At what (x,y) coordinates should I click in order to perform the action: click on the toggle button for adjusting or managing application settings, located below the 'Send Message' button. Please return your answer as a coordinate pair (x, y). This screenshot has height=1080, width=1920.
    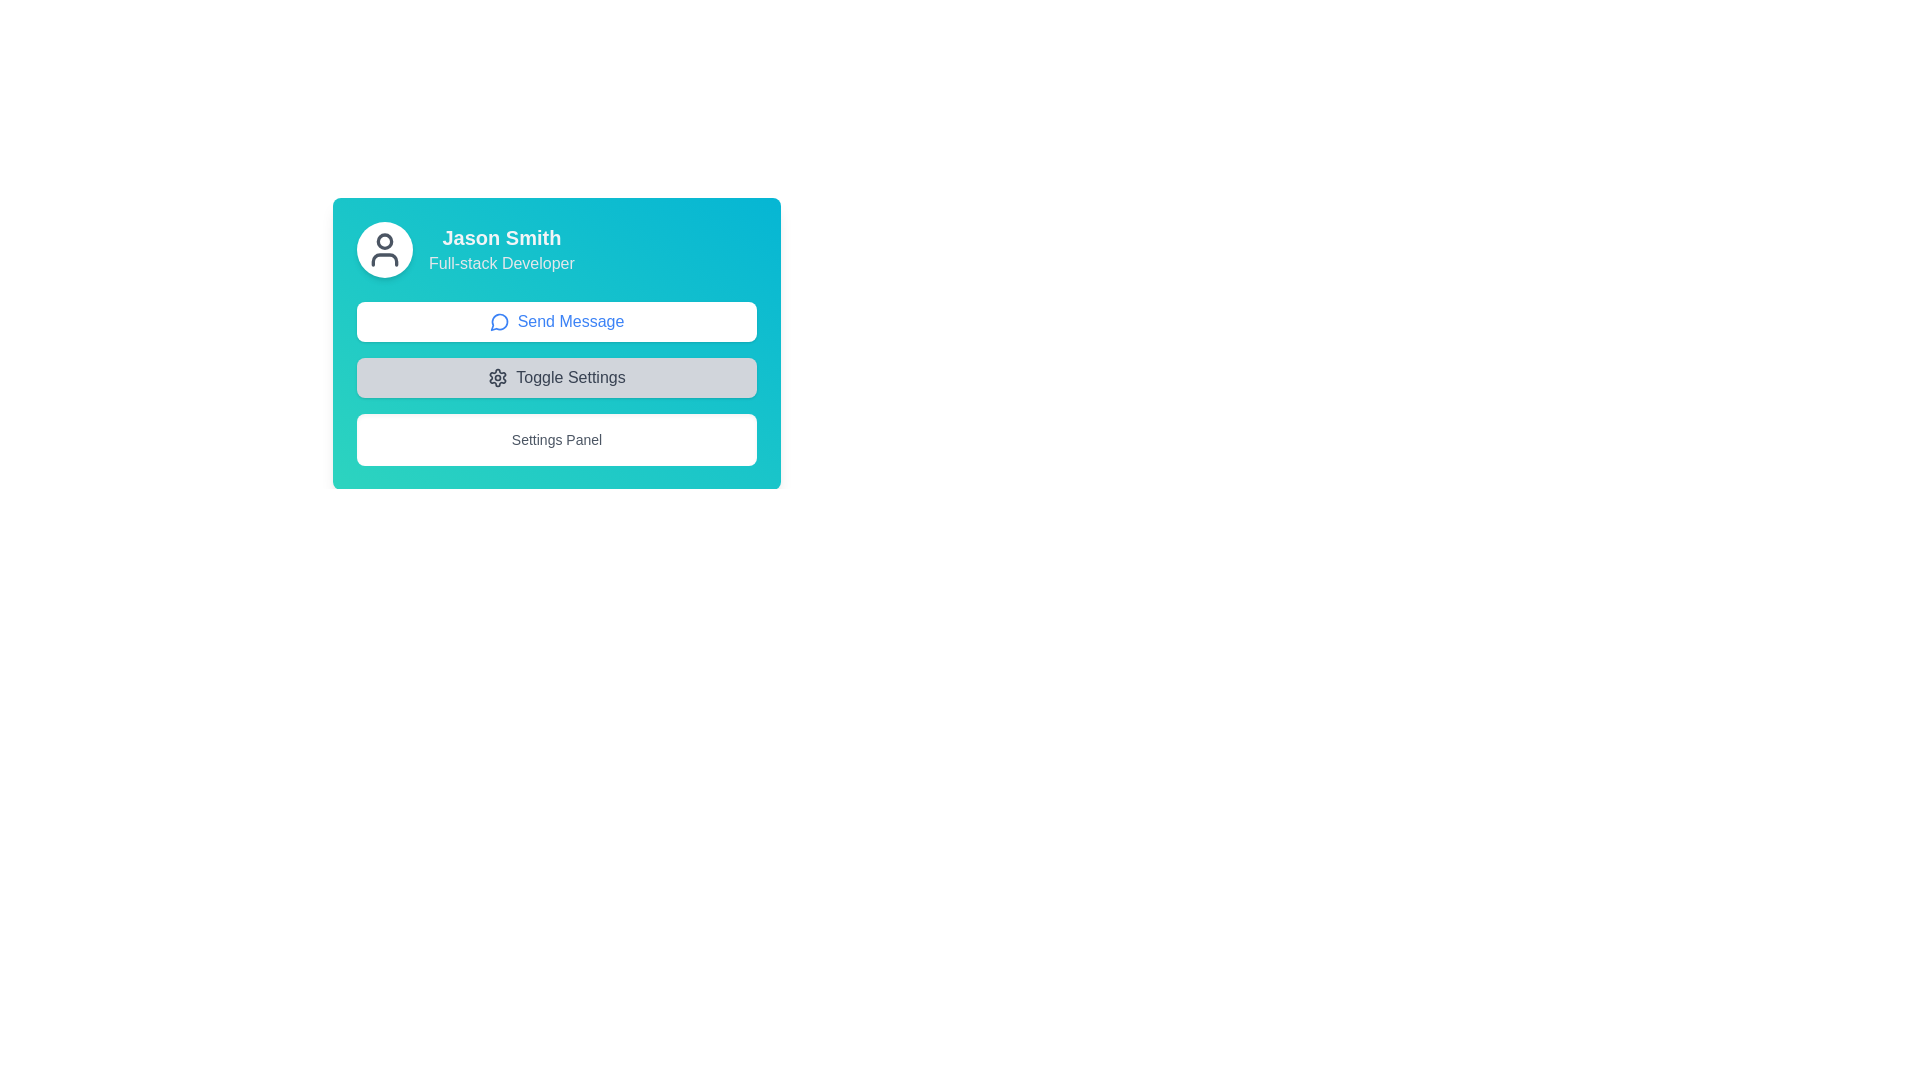
    Looking at the image, I should click on (556, 378).